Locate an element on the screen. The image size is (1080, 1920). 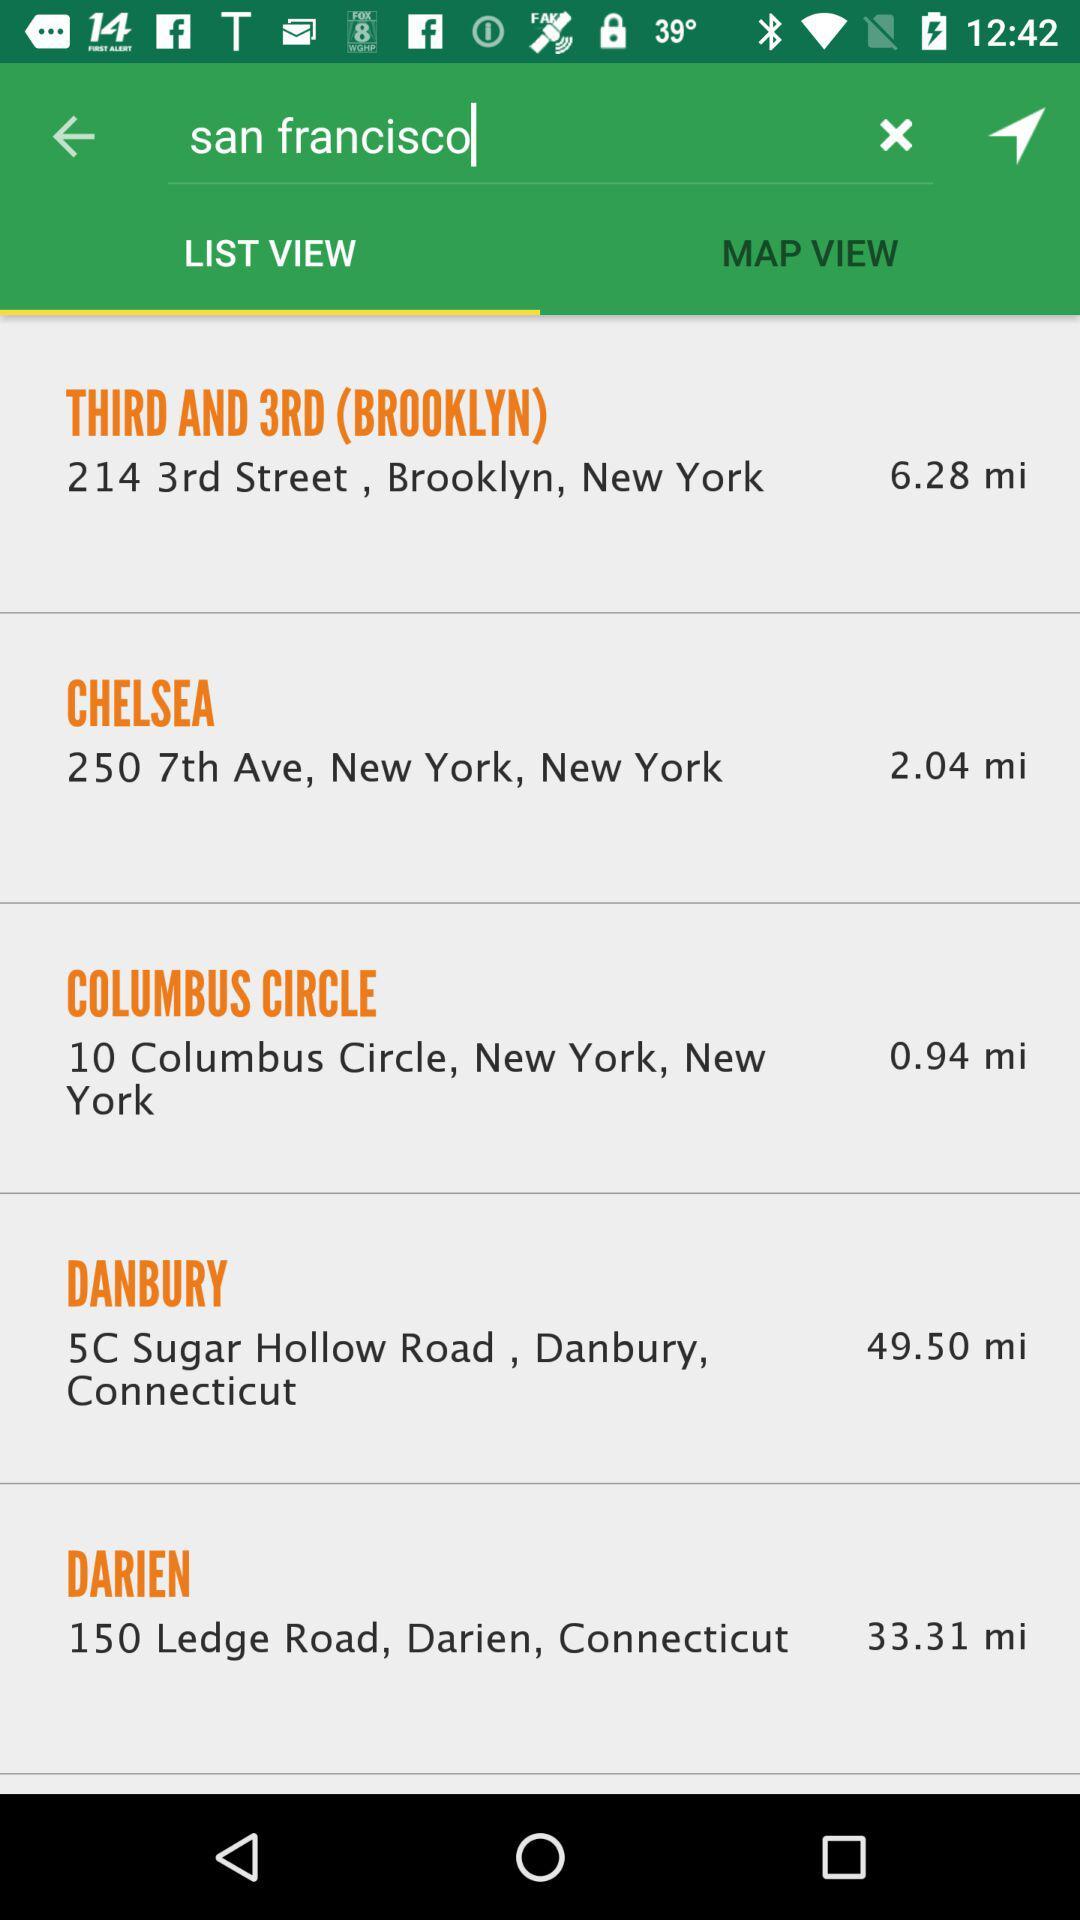
the 0.94 mi item is located at coordinates (957, 1055).